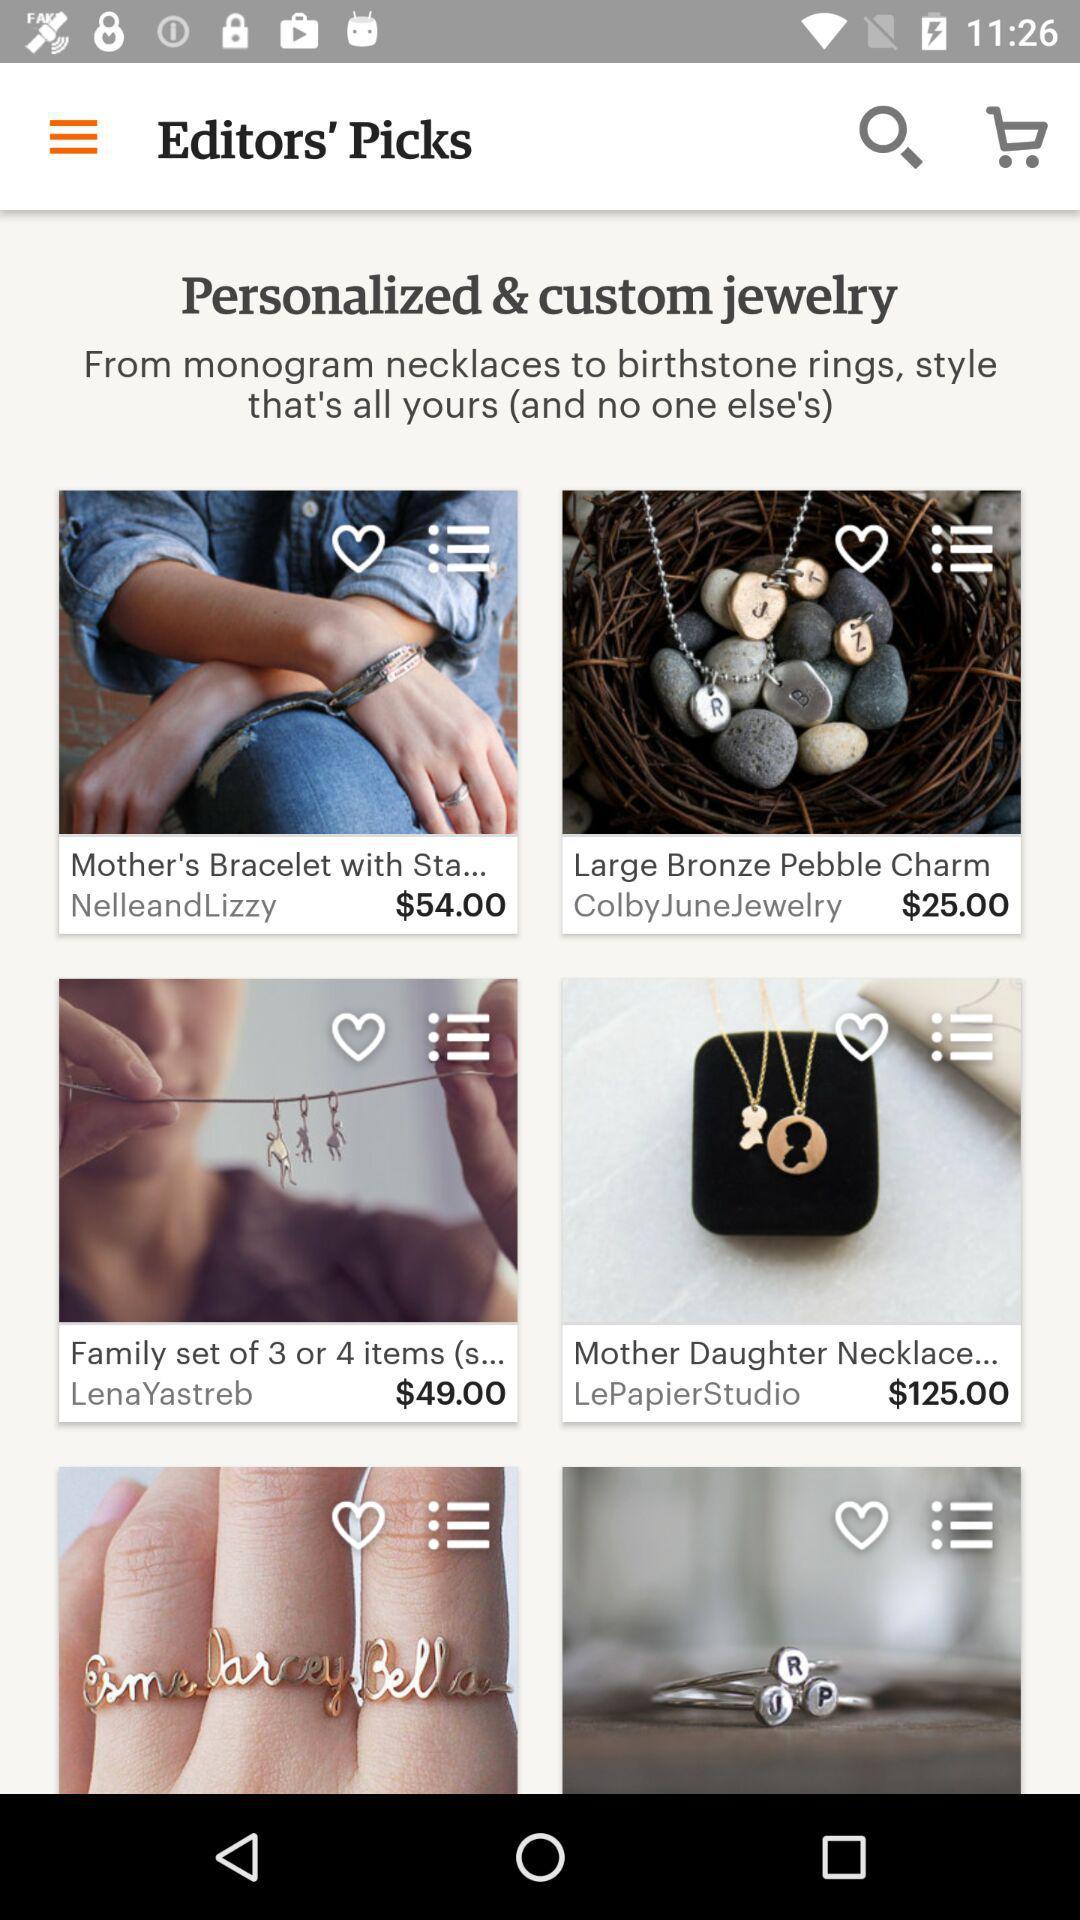  I want to click on favorite symbol of first image in third row from right side, so click(860, 1524).